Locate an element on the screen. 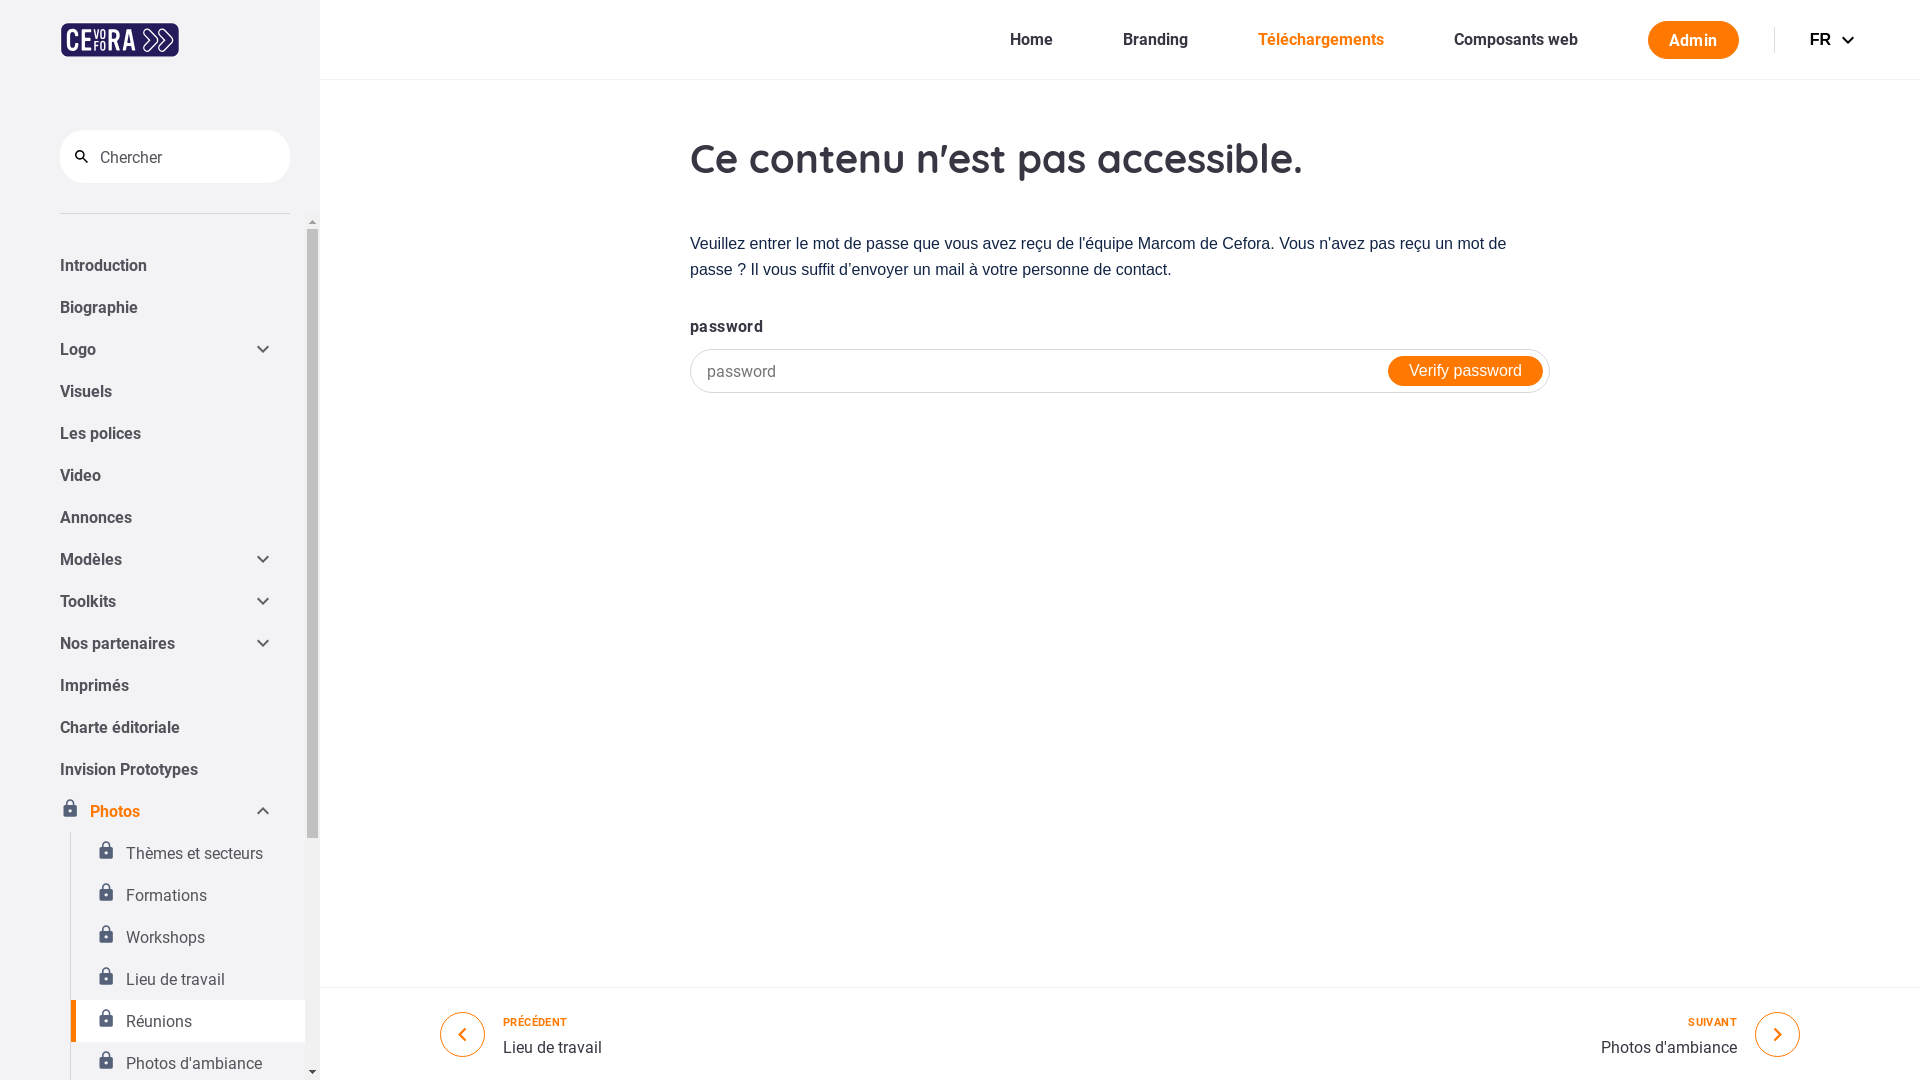  'Logo' is located at coordinates (154, 347).